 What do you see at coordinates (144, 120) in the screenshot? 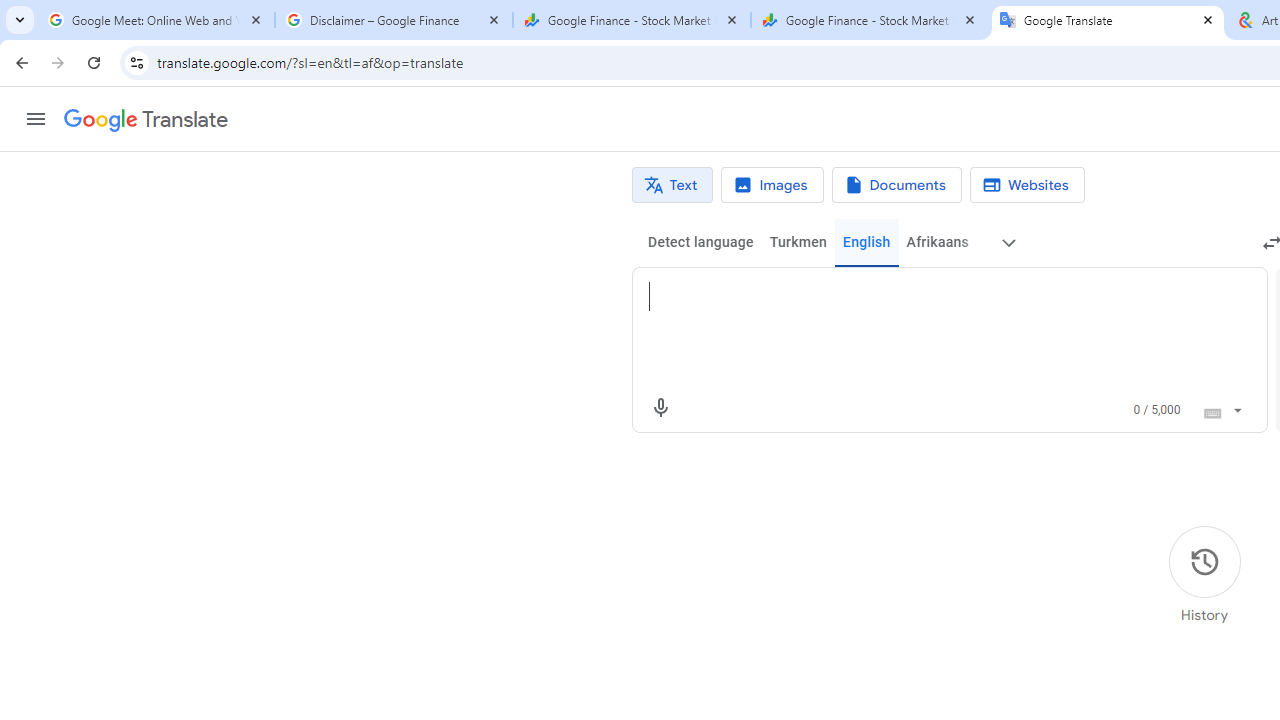
I see `'Google Translate'` at bounding box center [144, 120].